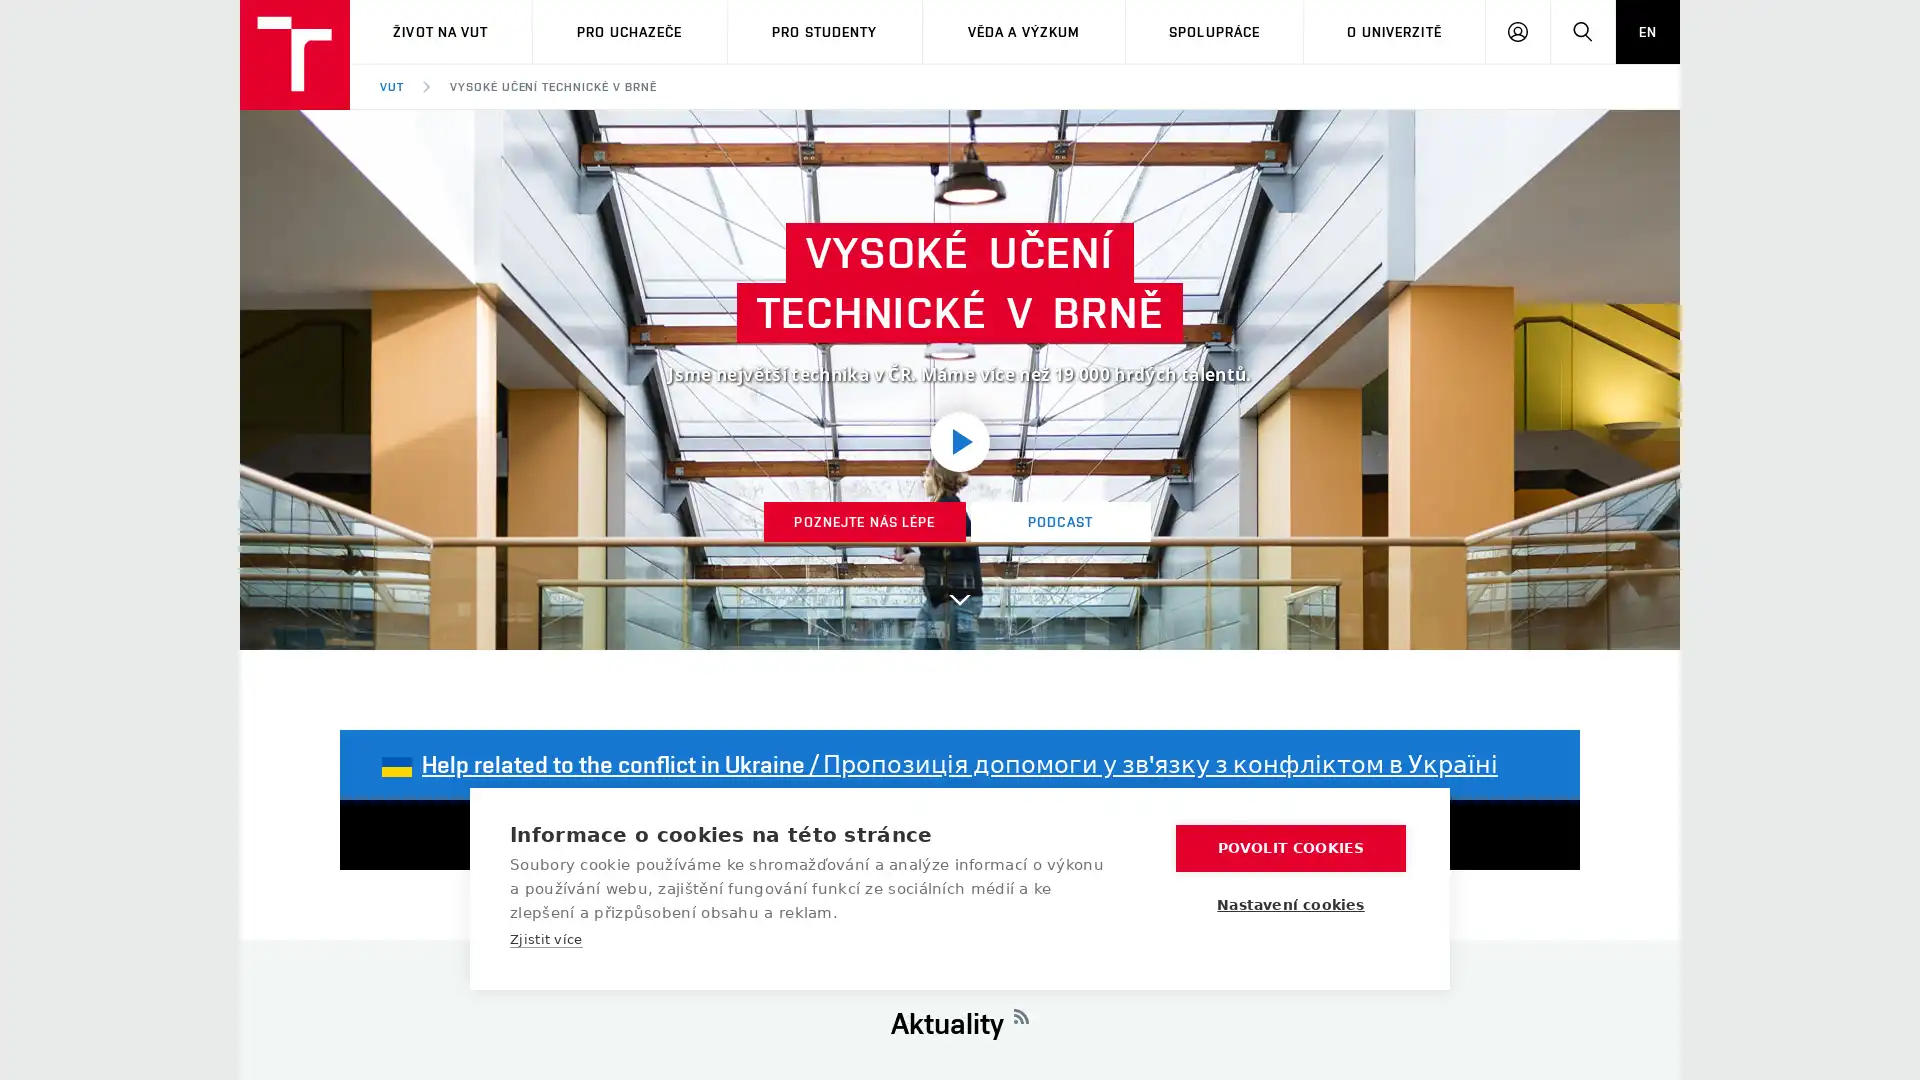  I want to click on Nastaveni cookies, so click(1291, 905).